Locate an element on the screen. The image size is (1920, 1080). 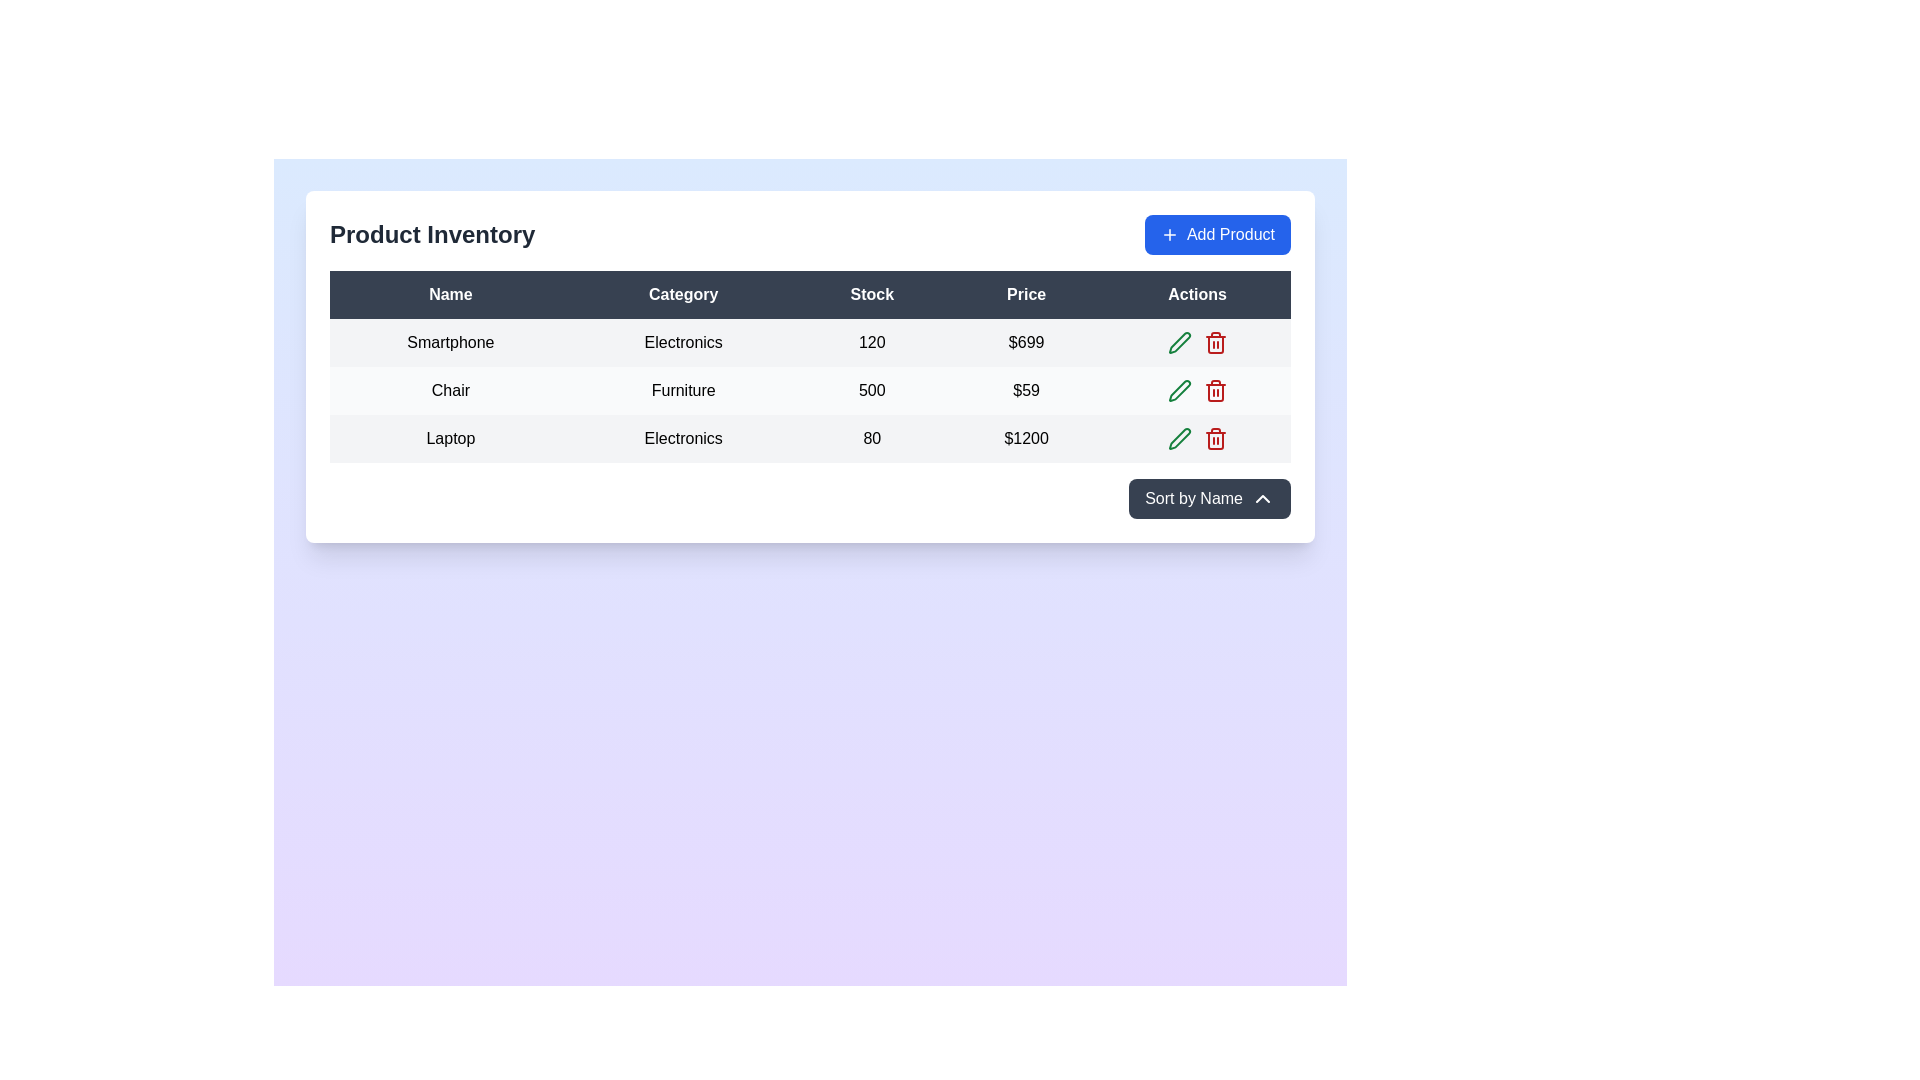
the static text label displaying 'Chair' in black font, located in the first cell of the second row under the 'Name' column of the table is located at coordinates (450, 390).